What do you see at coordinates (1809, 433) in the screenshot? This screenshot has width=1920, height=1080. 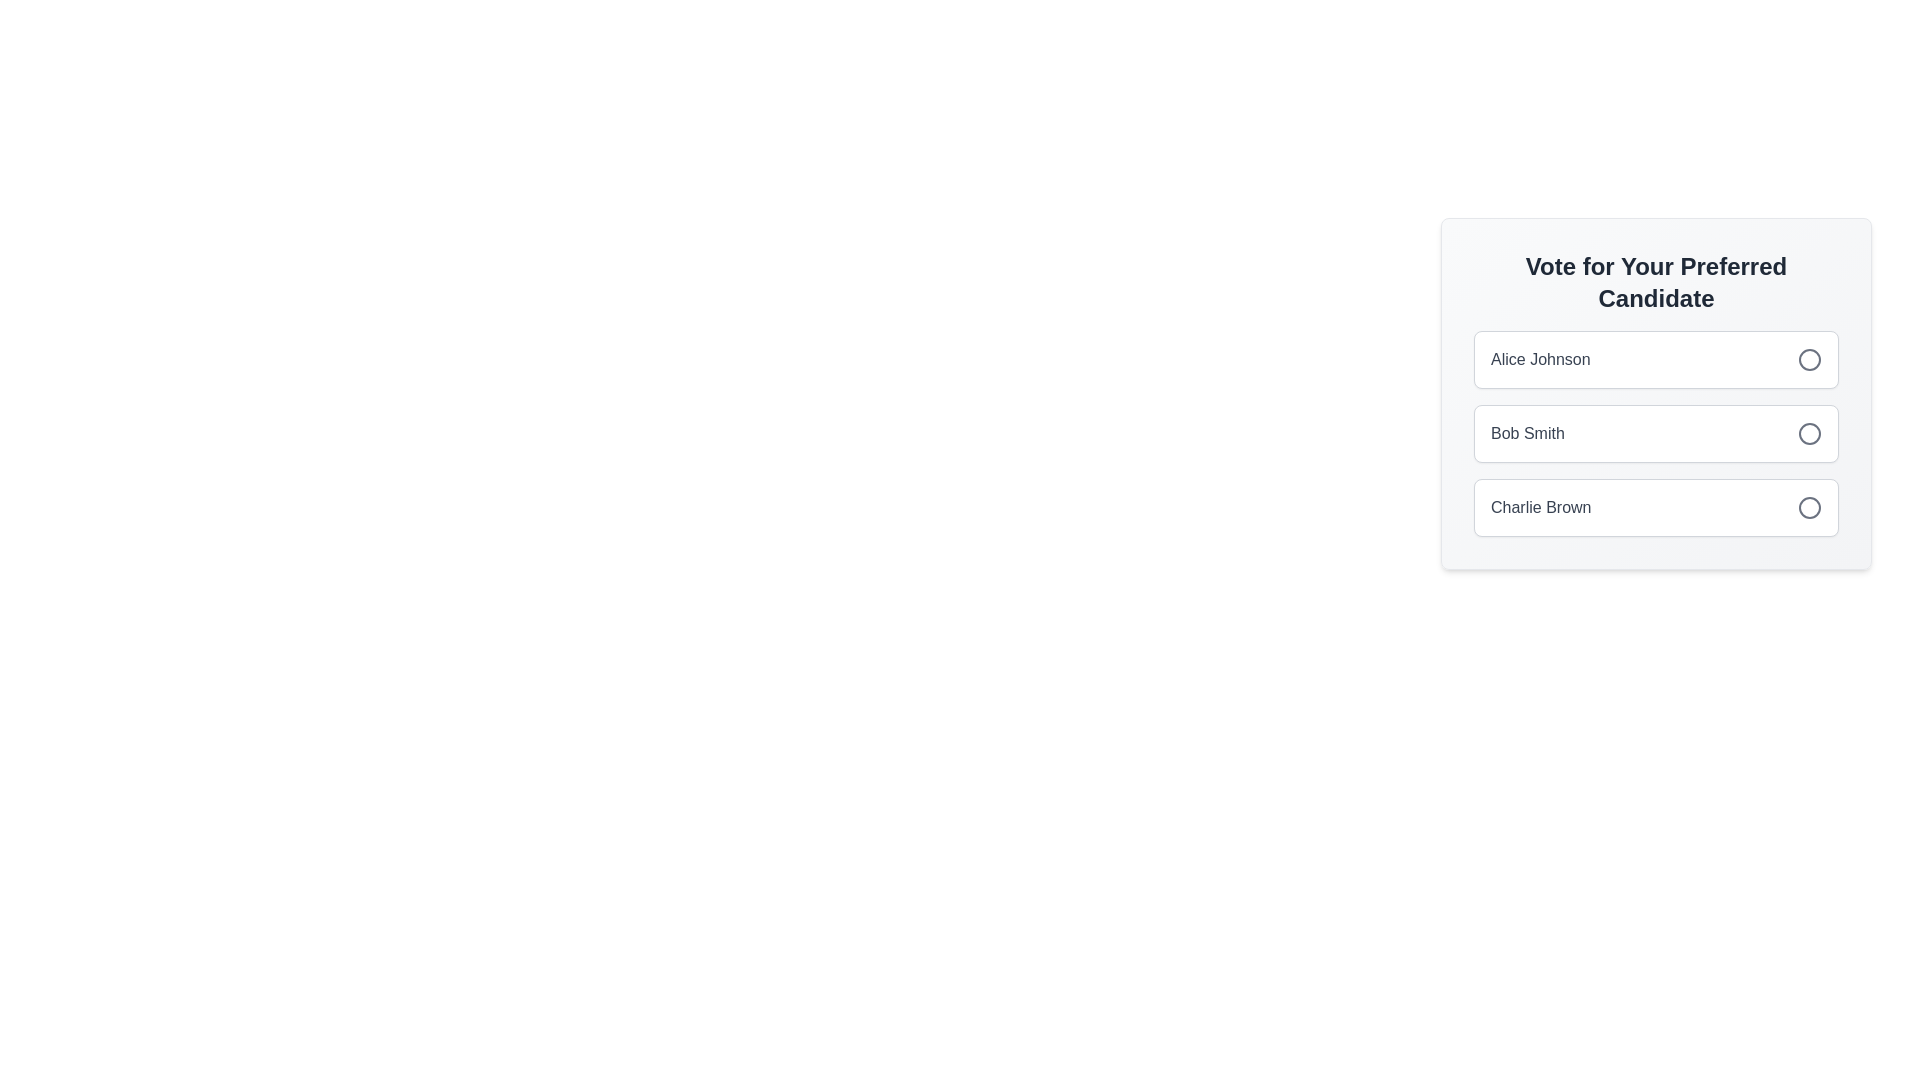 I see `the gray circular radio button associated with the 'Bob Smith' option in the voting interface` at bounding box center [1809, 433].